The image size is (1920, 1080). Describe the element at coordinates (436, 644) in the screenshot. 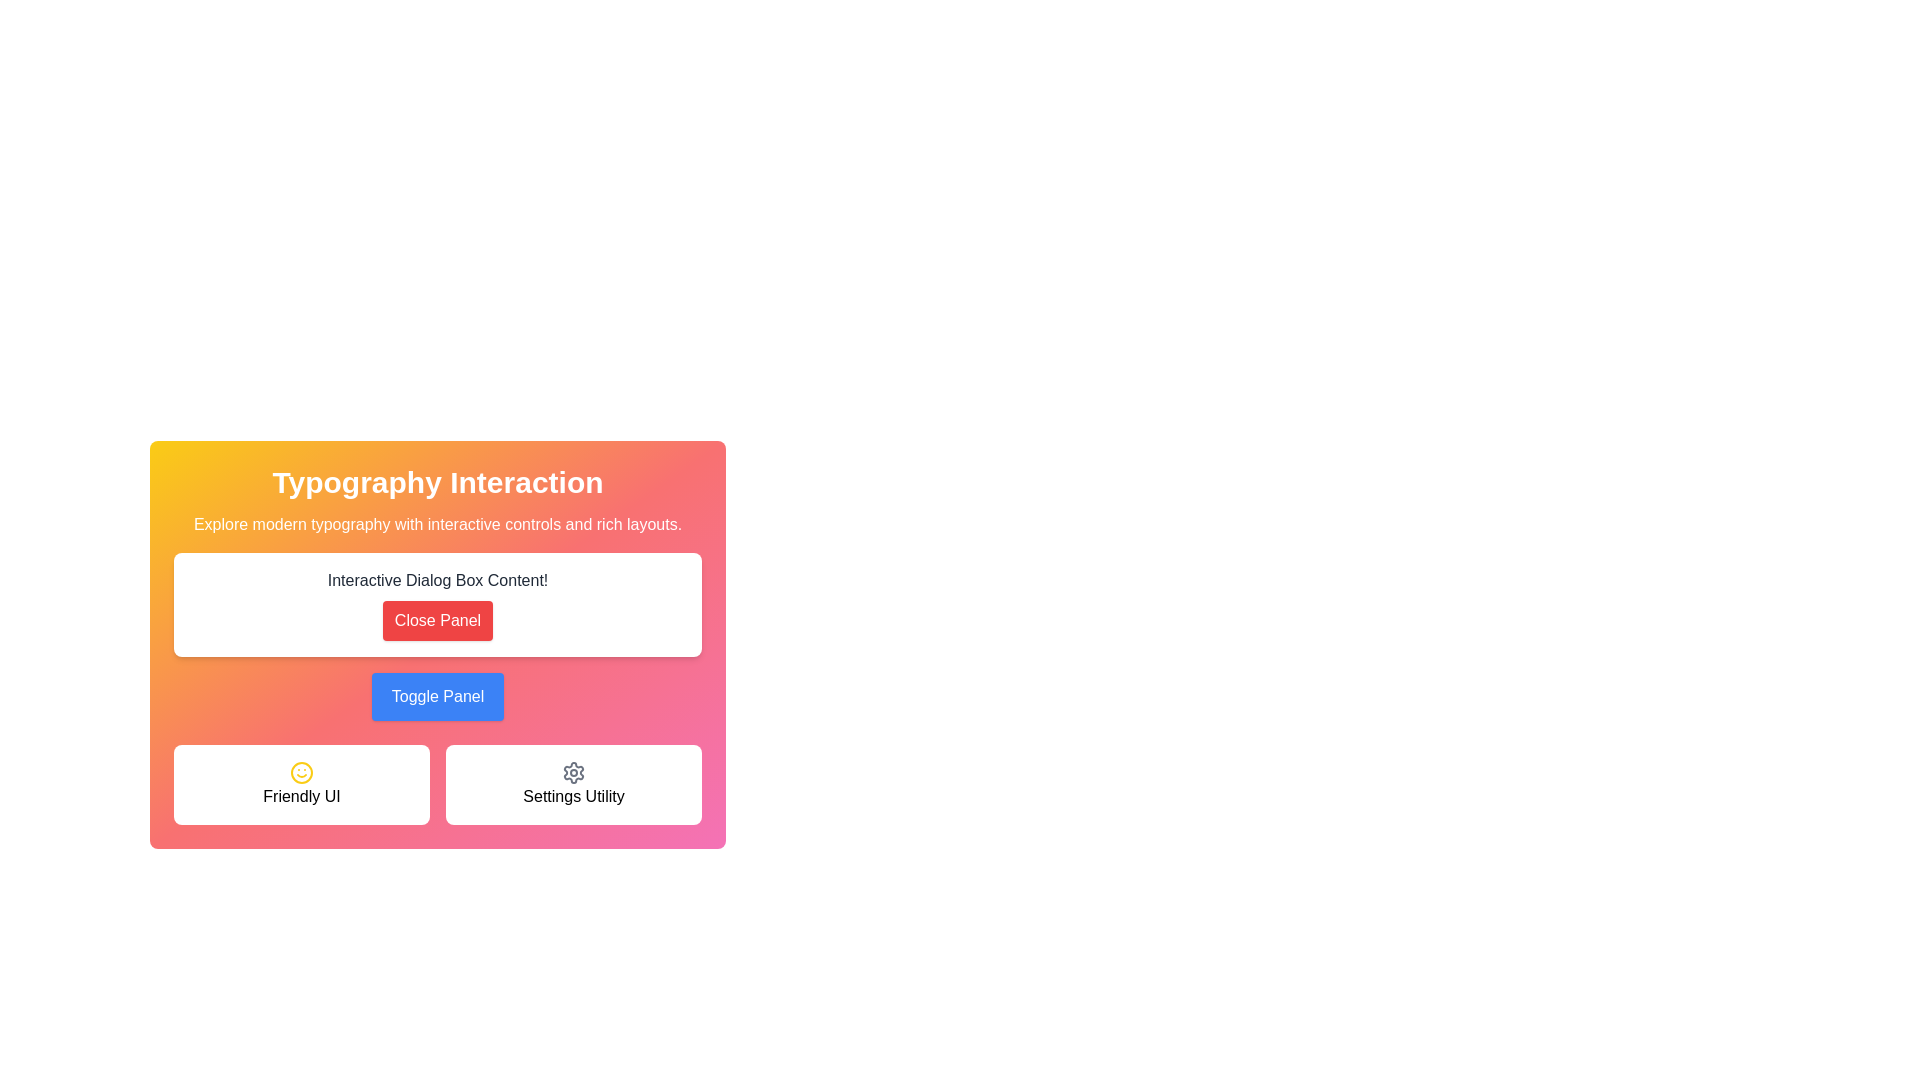

I see `the 'Close Panel' button, which is a rectangular button with a red background and white text, located beneath the 'Interactive Dialog Box Content!' and above the 'Toggle Panel' button` at that location.